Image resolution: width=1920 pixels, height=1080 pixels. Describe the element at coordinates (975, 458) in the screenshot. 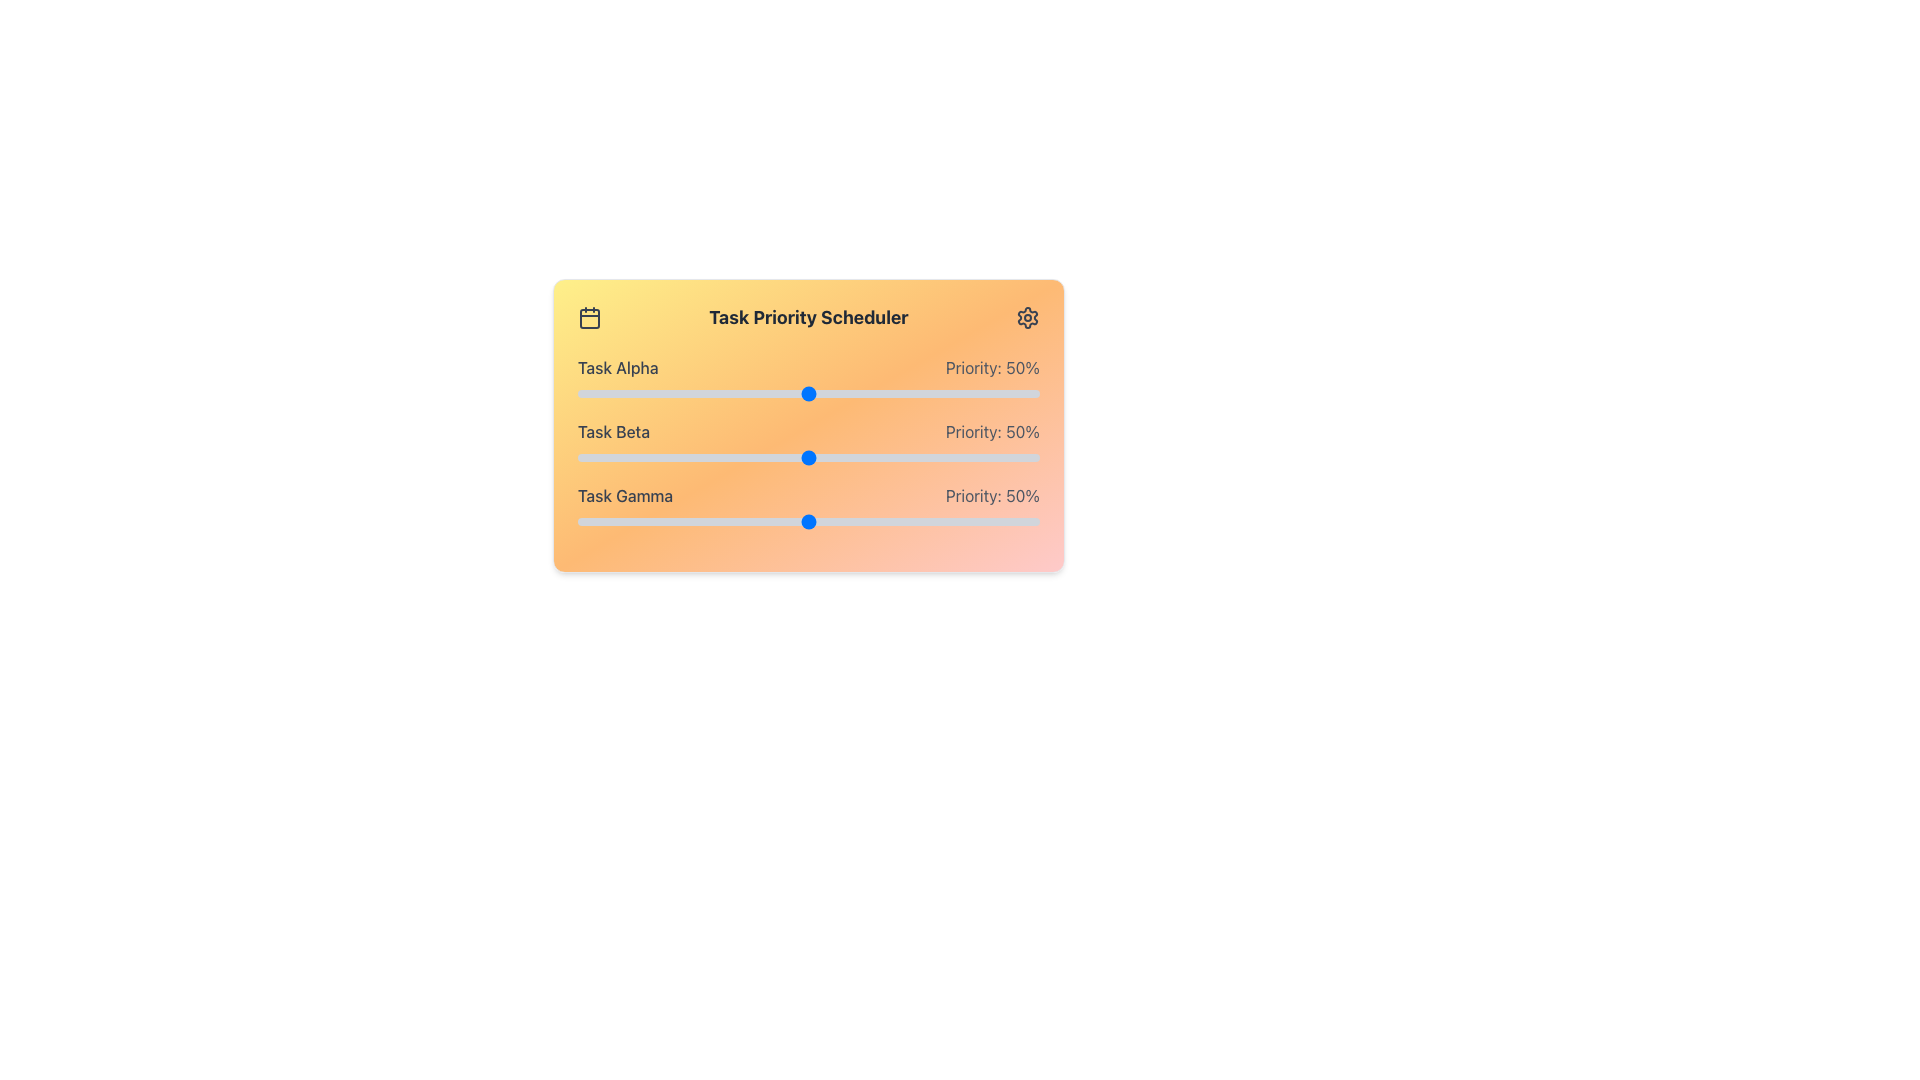

I see `the "Task Beta" priority` at that location.